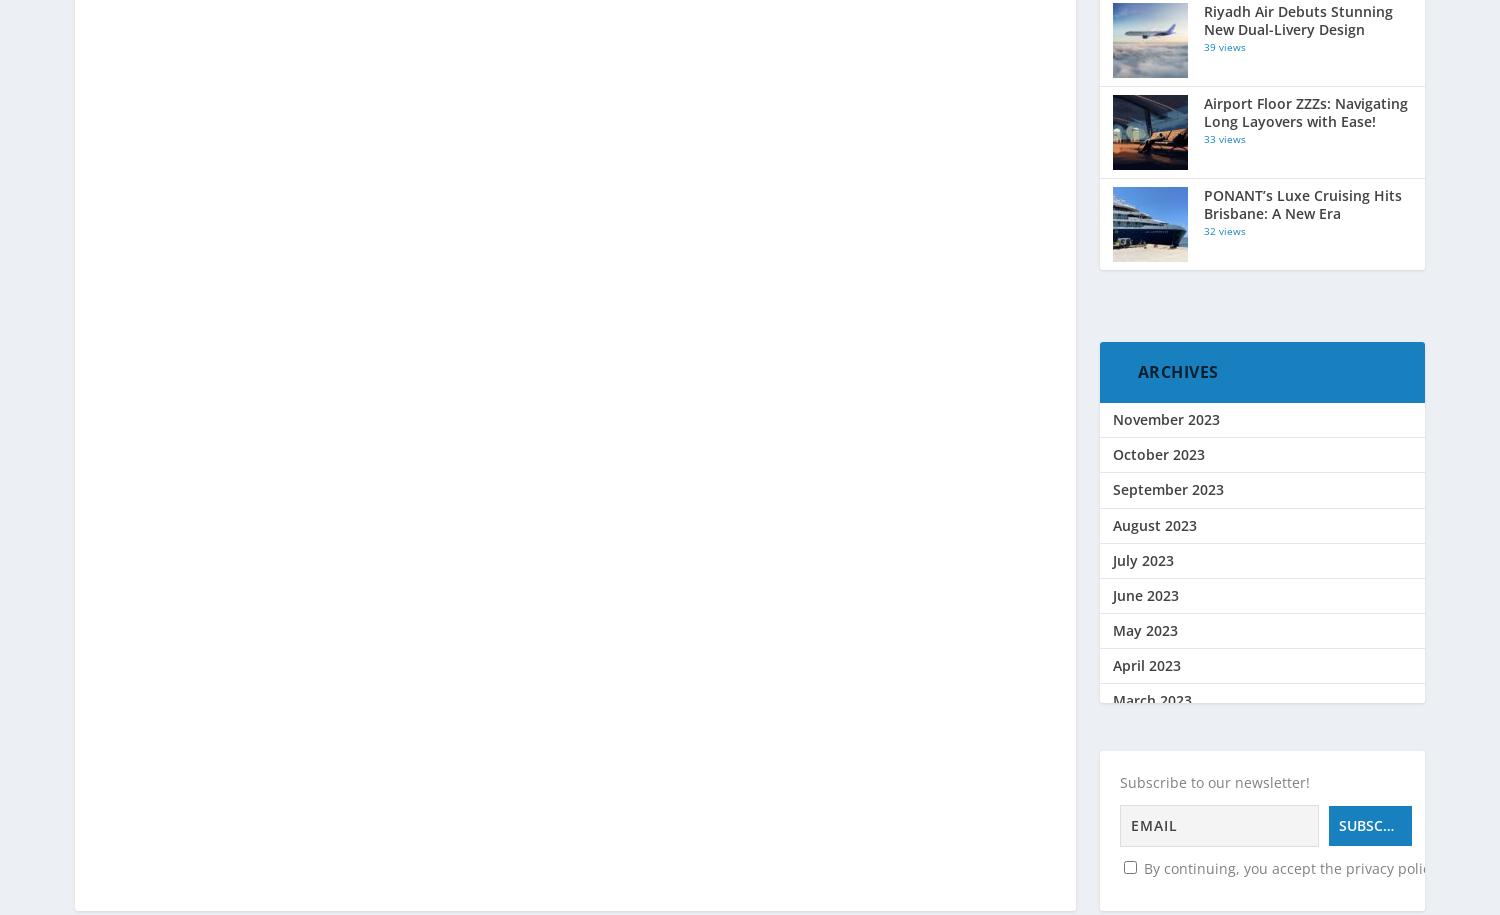 The height and width of the screenshot is (915, 1500). I want to click on 'Oceania News', so click(1159, 140).